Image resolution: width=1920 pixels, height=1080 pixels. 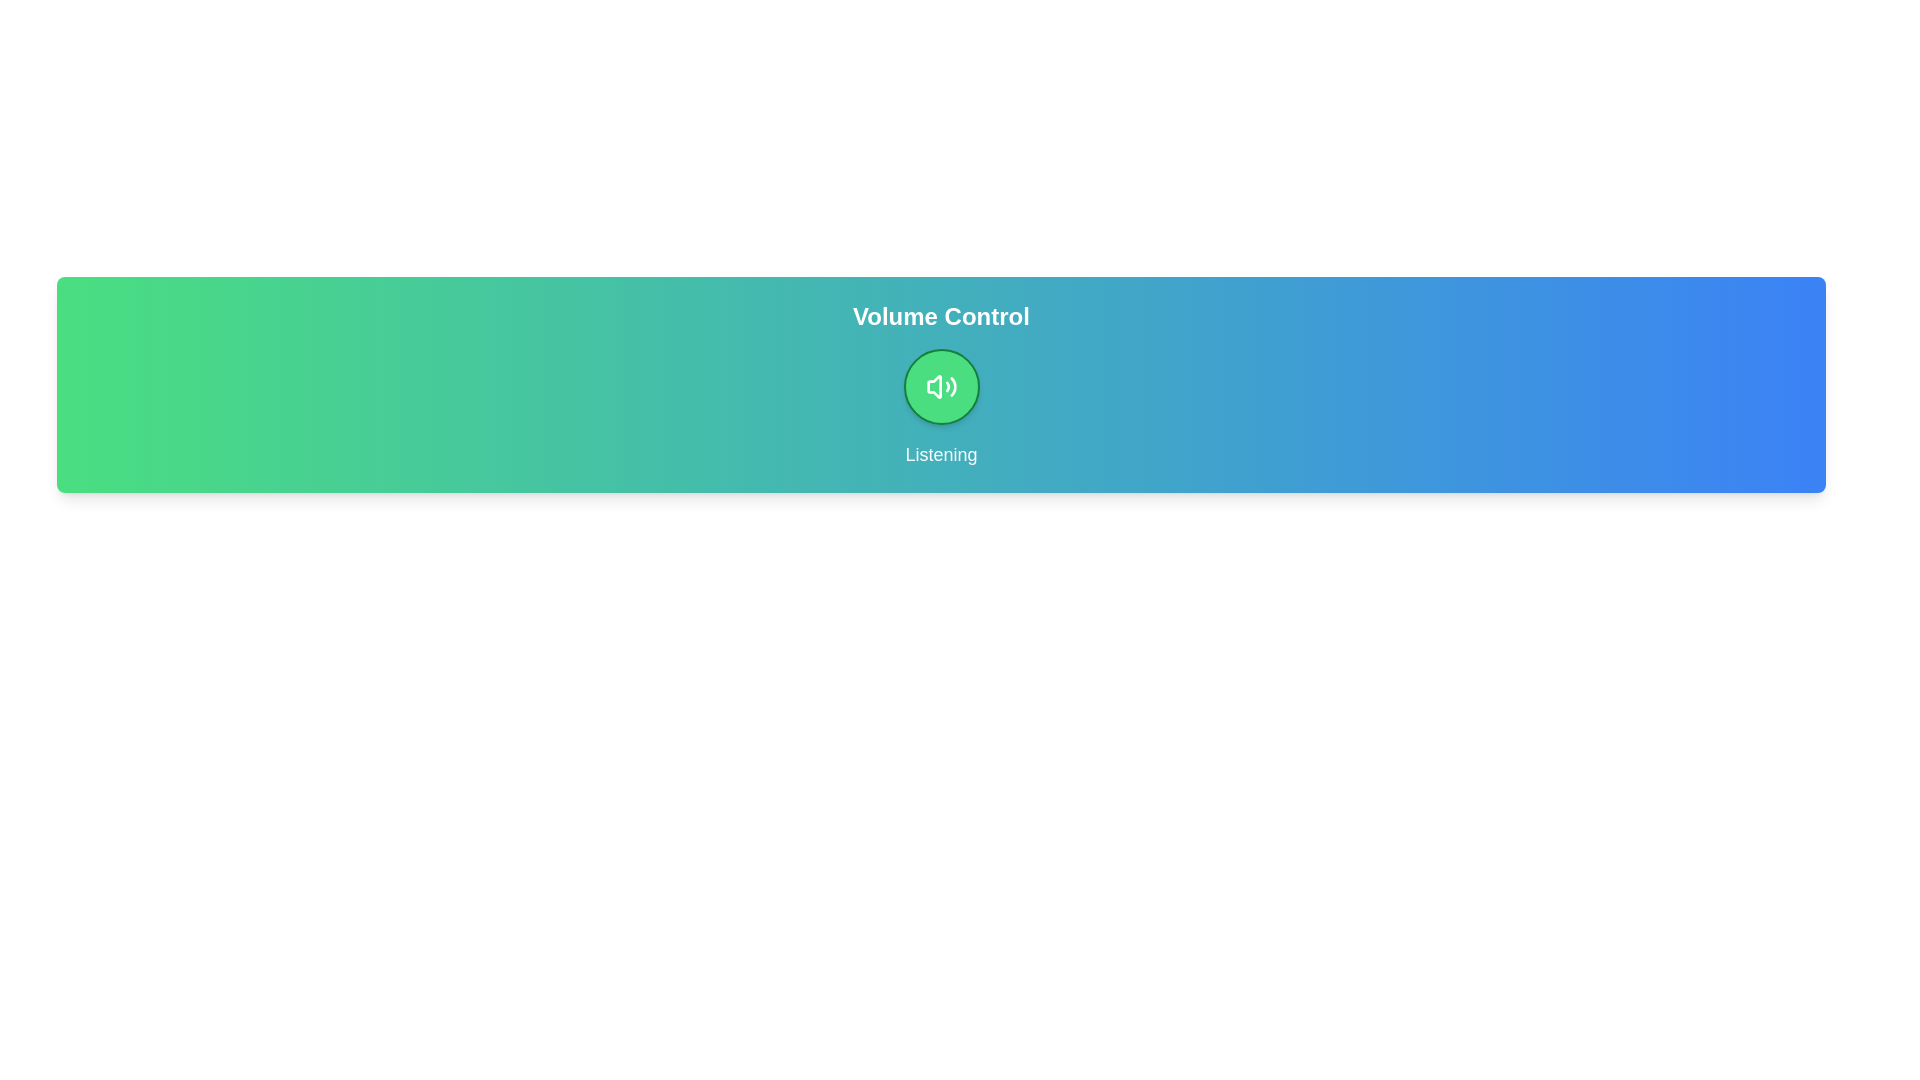 I want to click on the volume toggle button to change its state, so click(x=940, y=386).